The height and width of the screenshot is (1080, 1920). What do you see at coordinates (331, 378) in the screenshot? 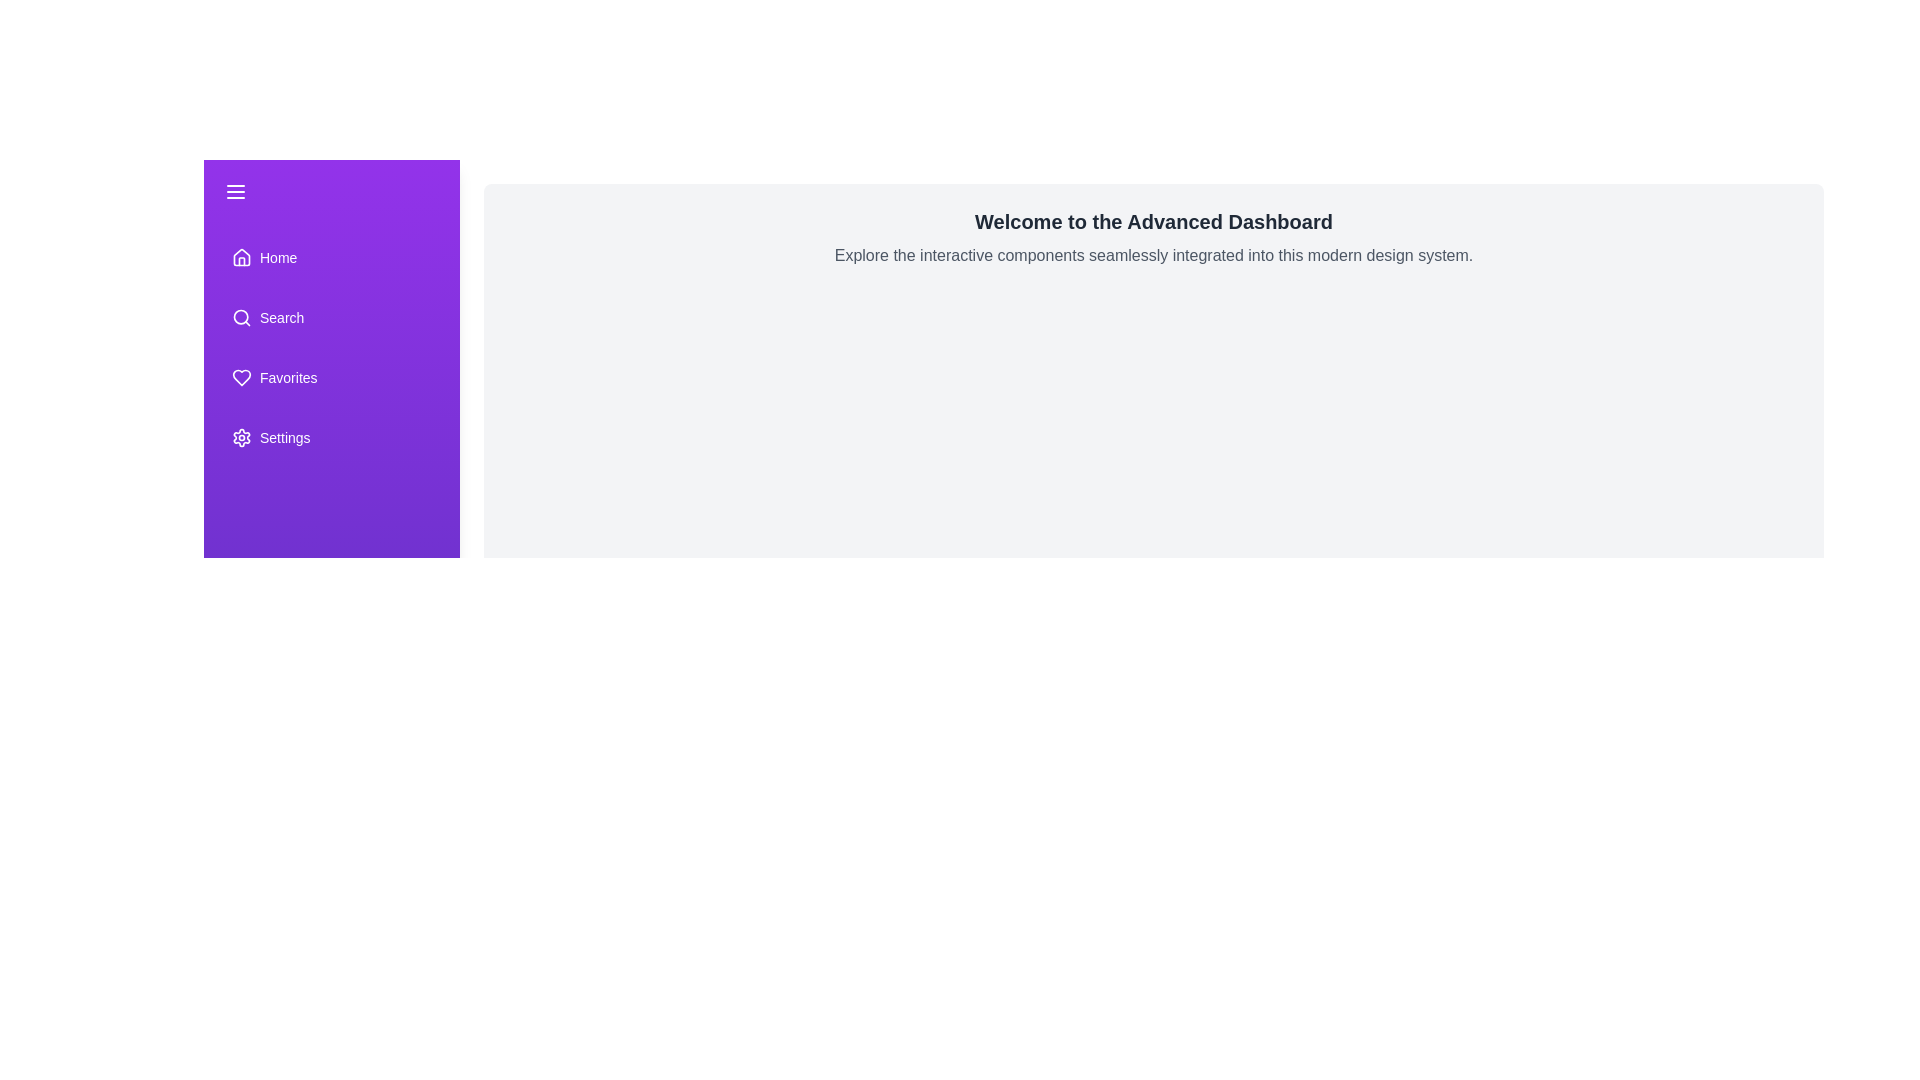
I see `the 'Favorites' menu item in the drawer` at bounding box center [331, 378].